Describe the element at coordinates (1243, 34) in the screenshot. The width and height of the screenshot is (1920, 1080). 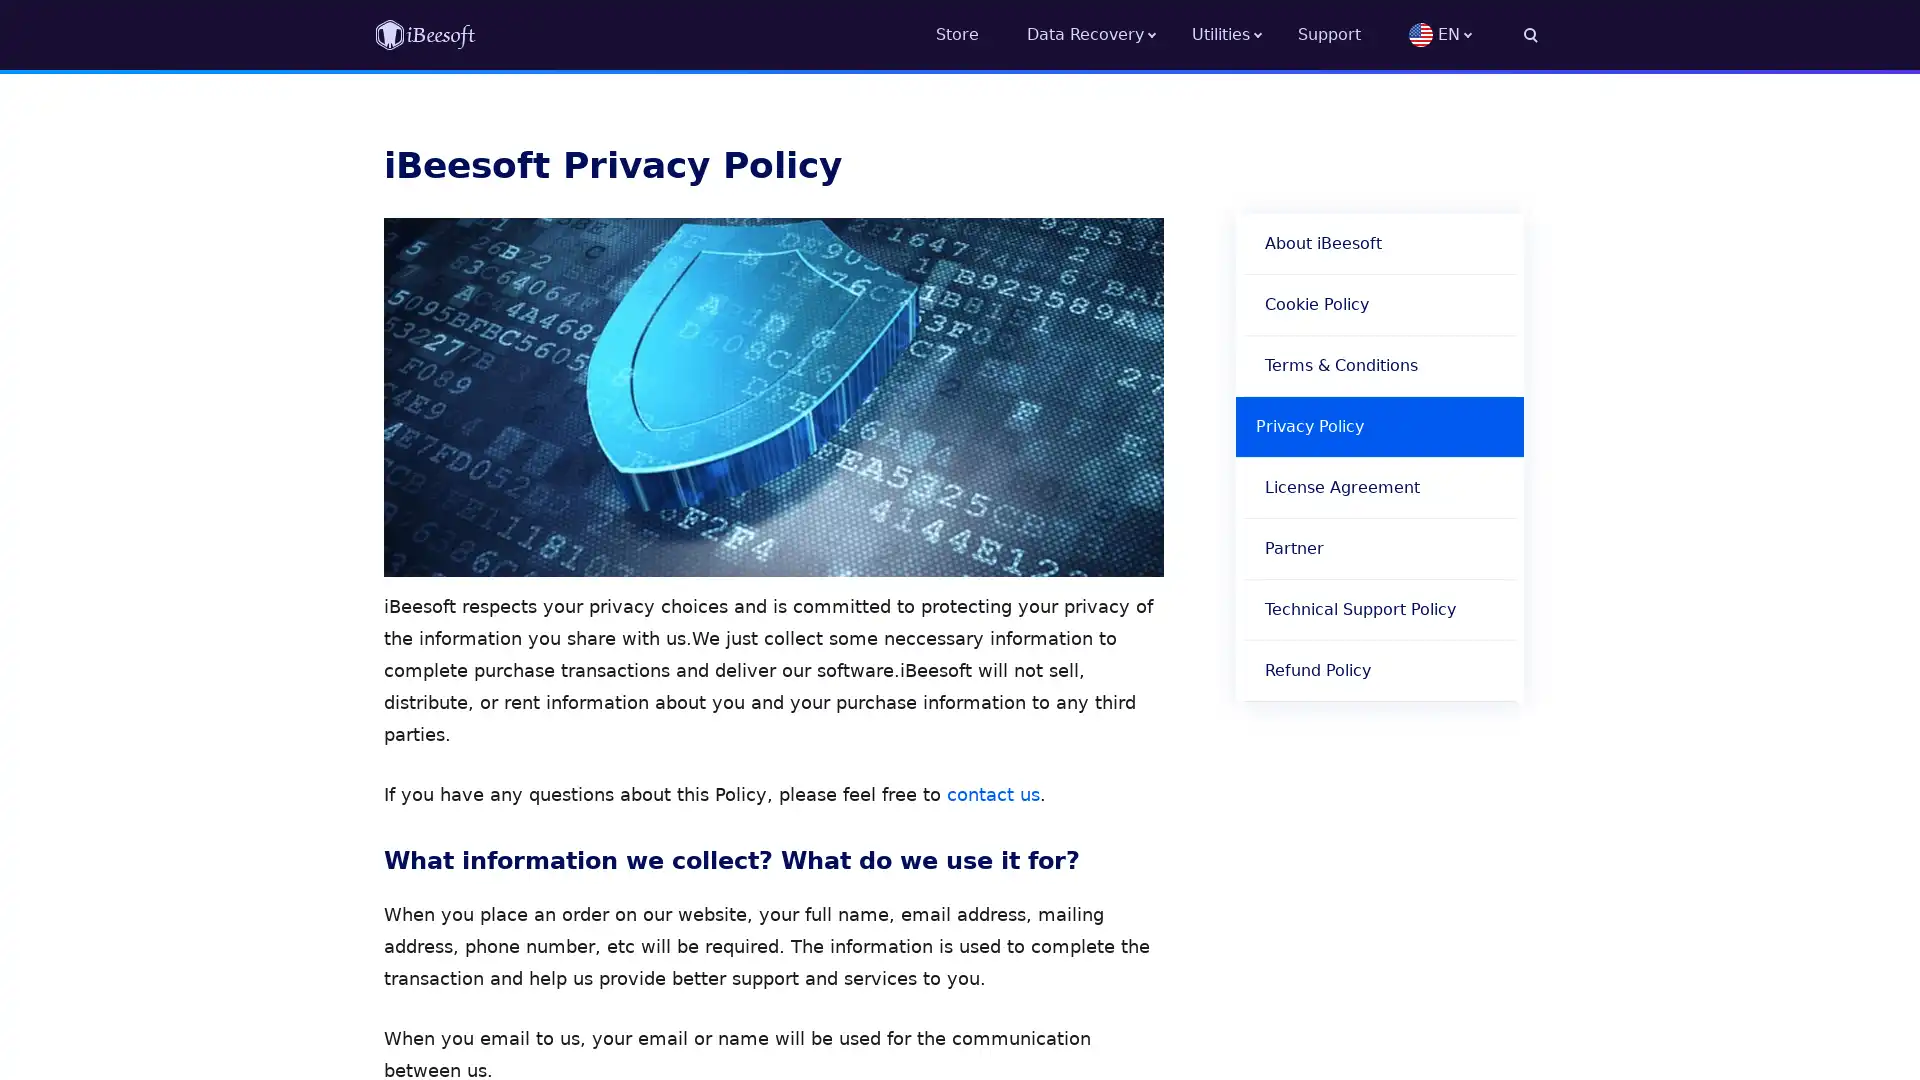
I see `products` at that location.